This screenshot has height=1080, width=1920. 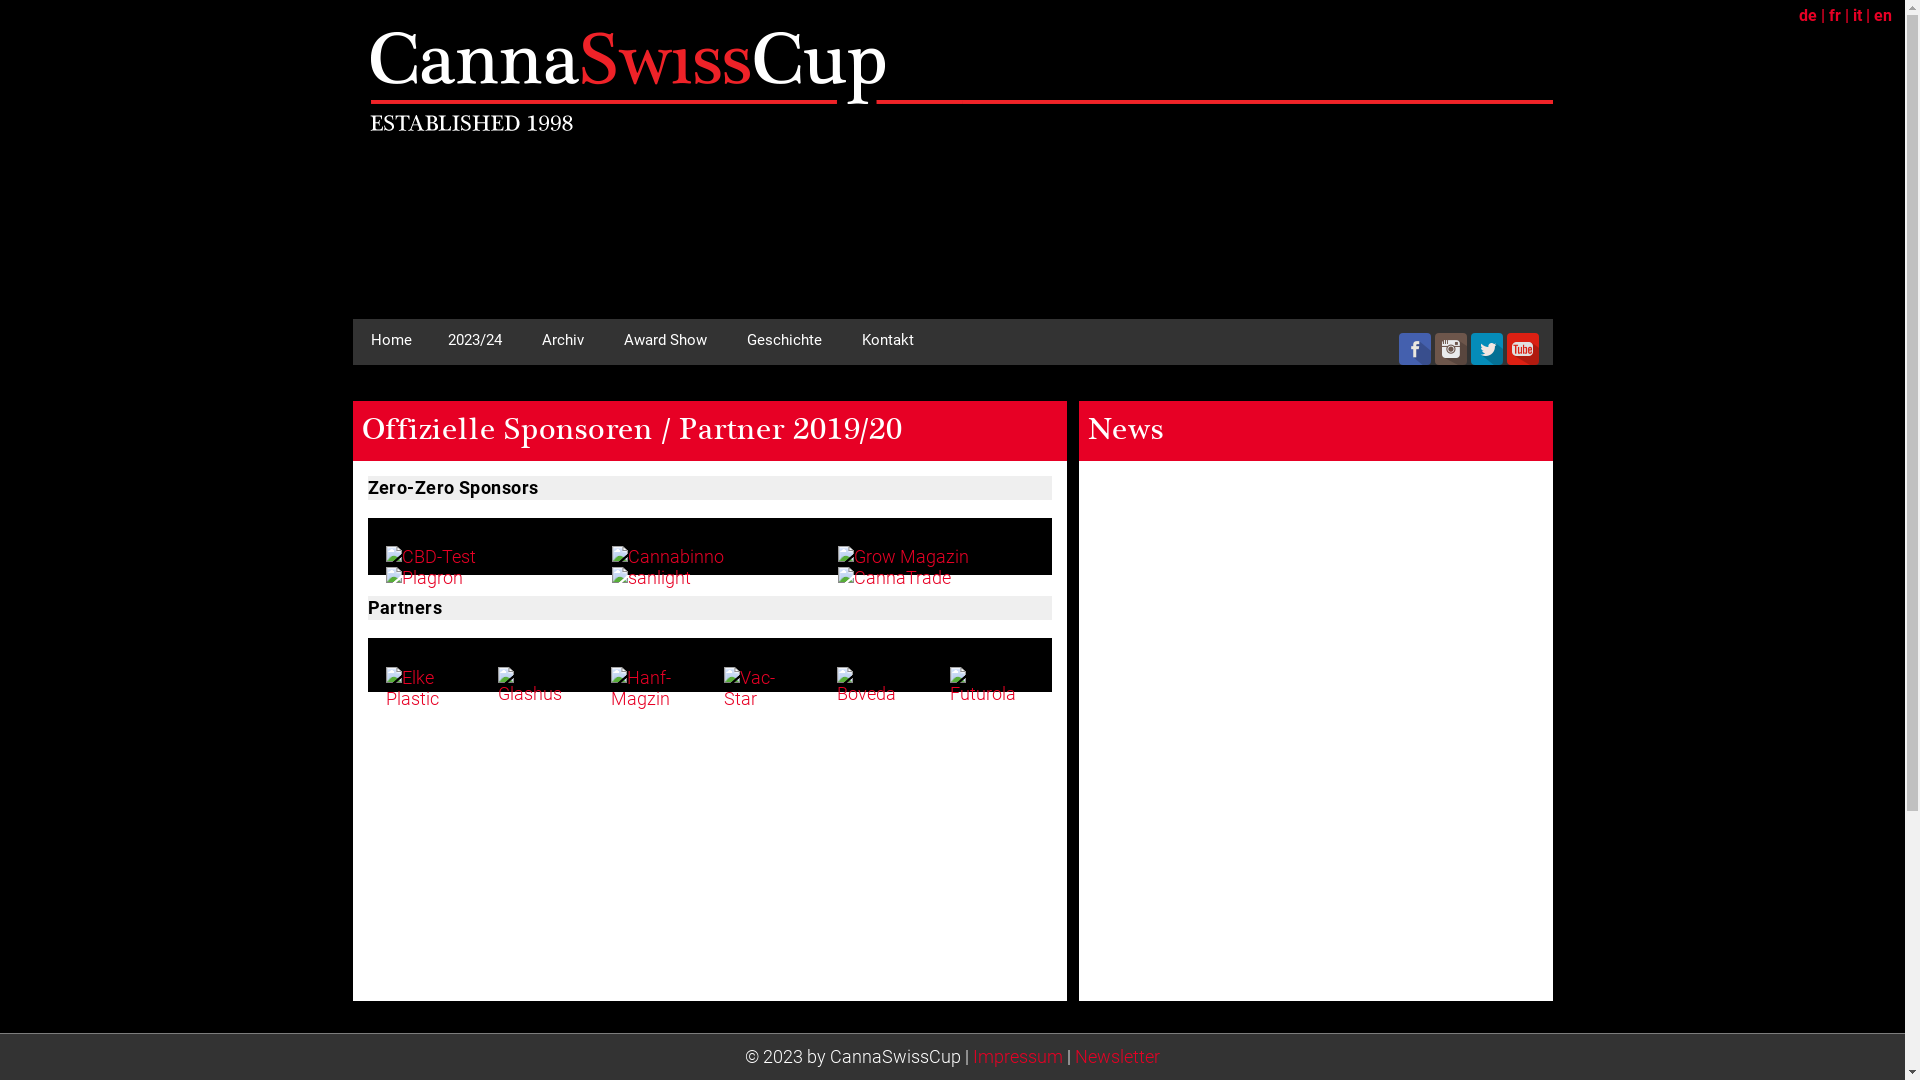 I want to click on 'twitter', so click(x=1486, y=347).